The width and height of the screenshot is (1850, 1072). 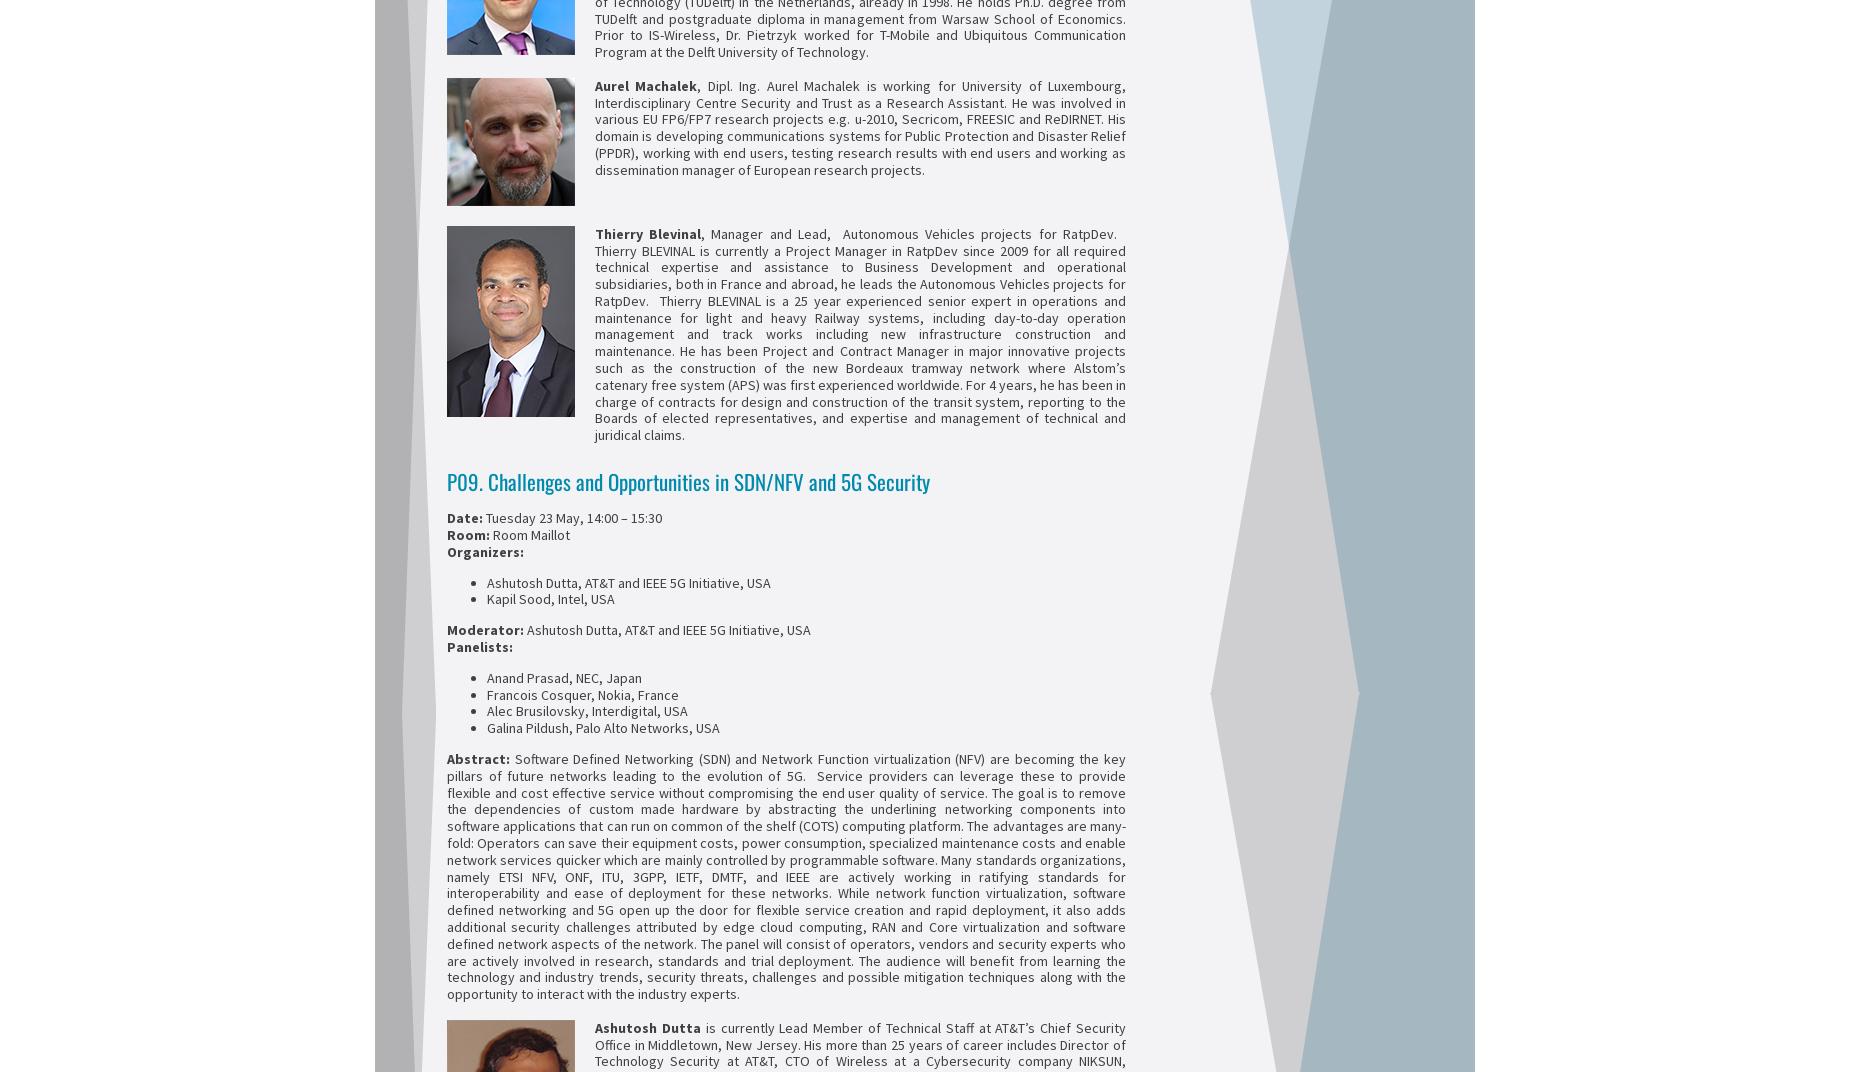 I want to click on 'Room Maillot', so click(x=531, y=533).